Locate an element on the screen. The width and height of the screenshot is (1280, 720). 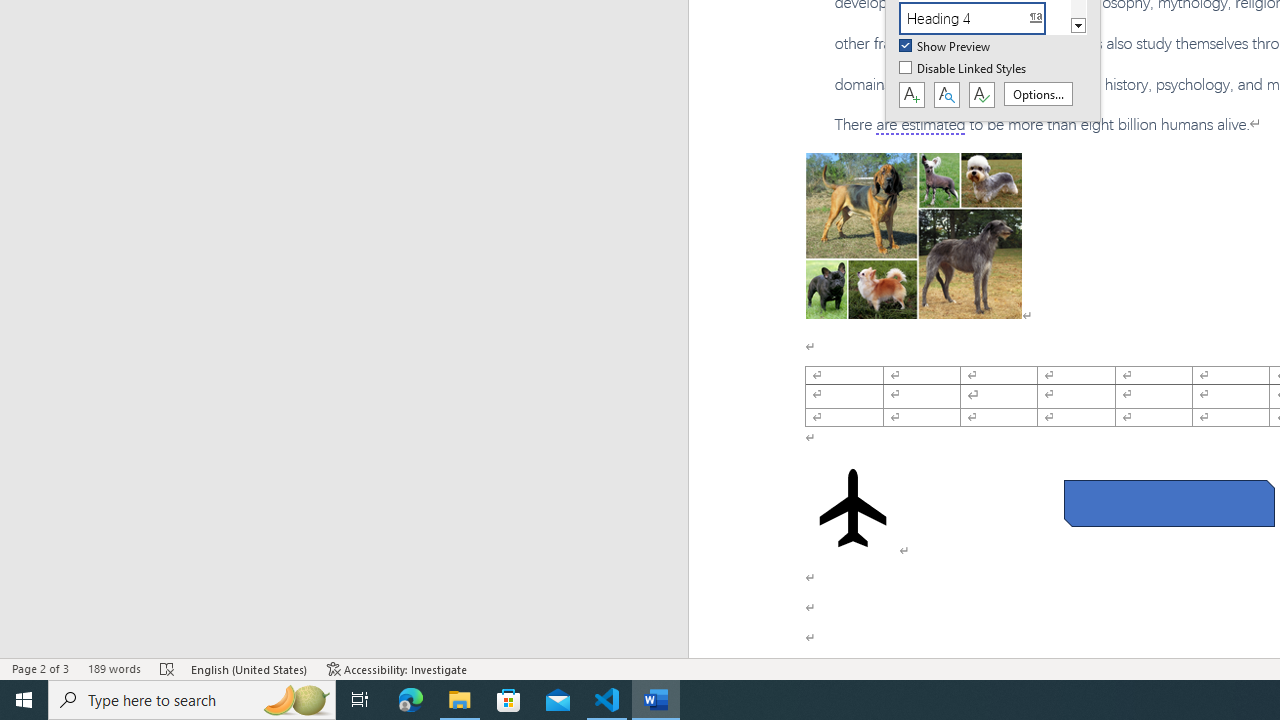
'Rectangle: Diagonal Corners Snipped 2' is located at coordinates (1169, 502).